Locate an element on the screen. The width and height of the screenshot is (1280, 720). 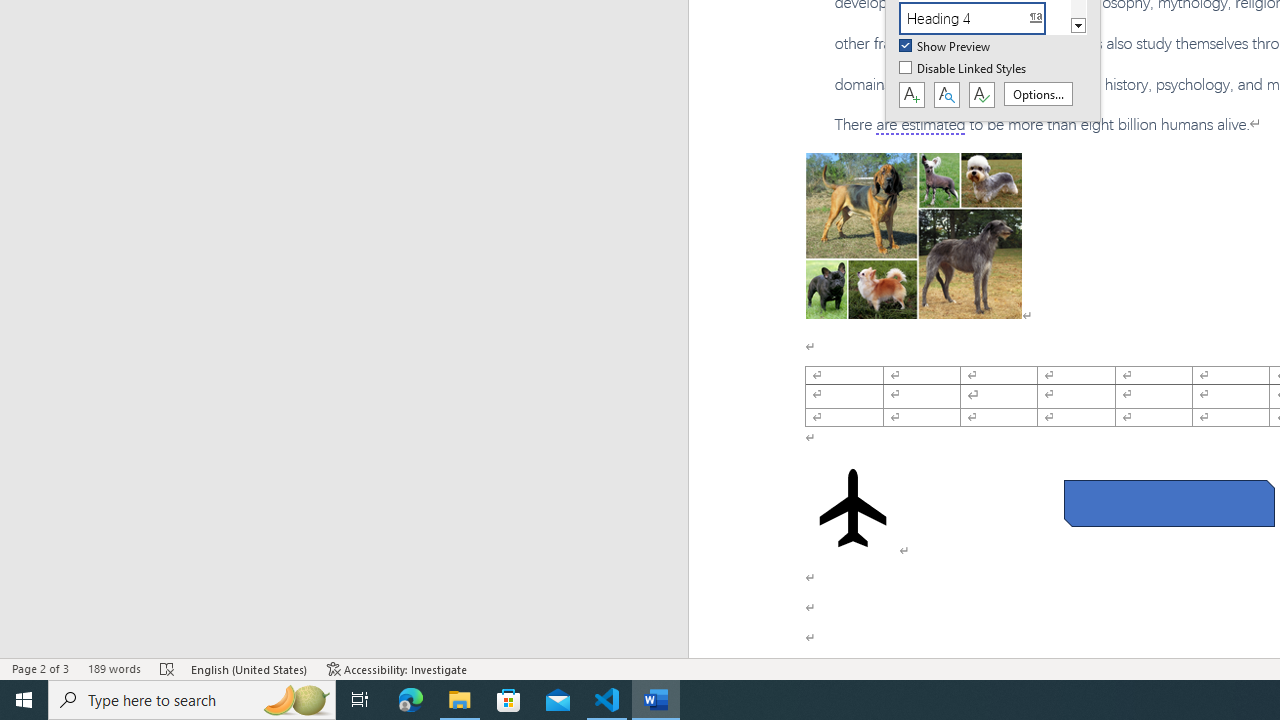
'Rectangle: Diagonal Corners Snipped 2' is located at coordinates (1169, 502).